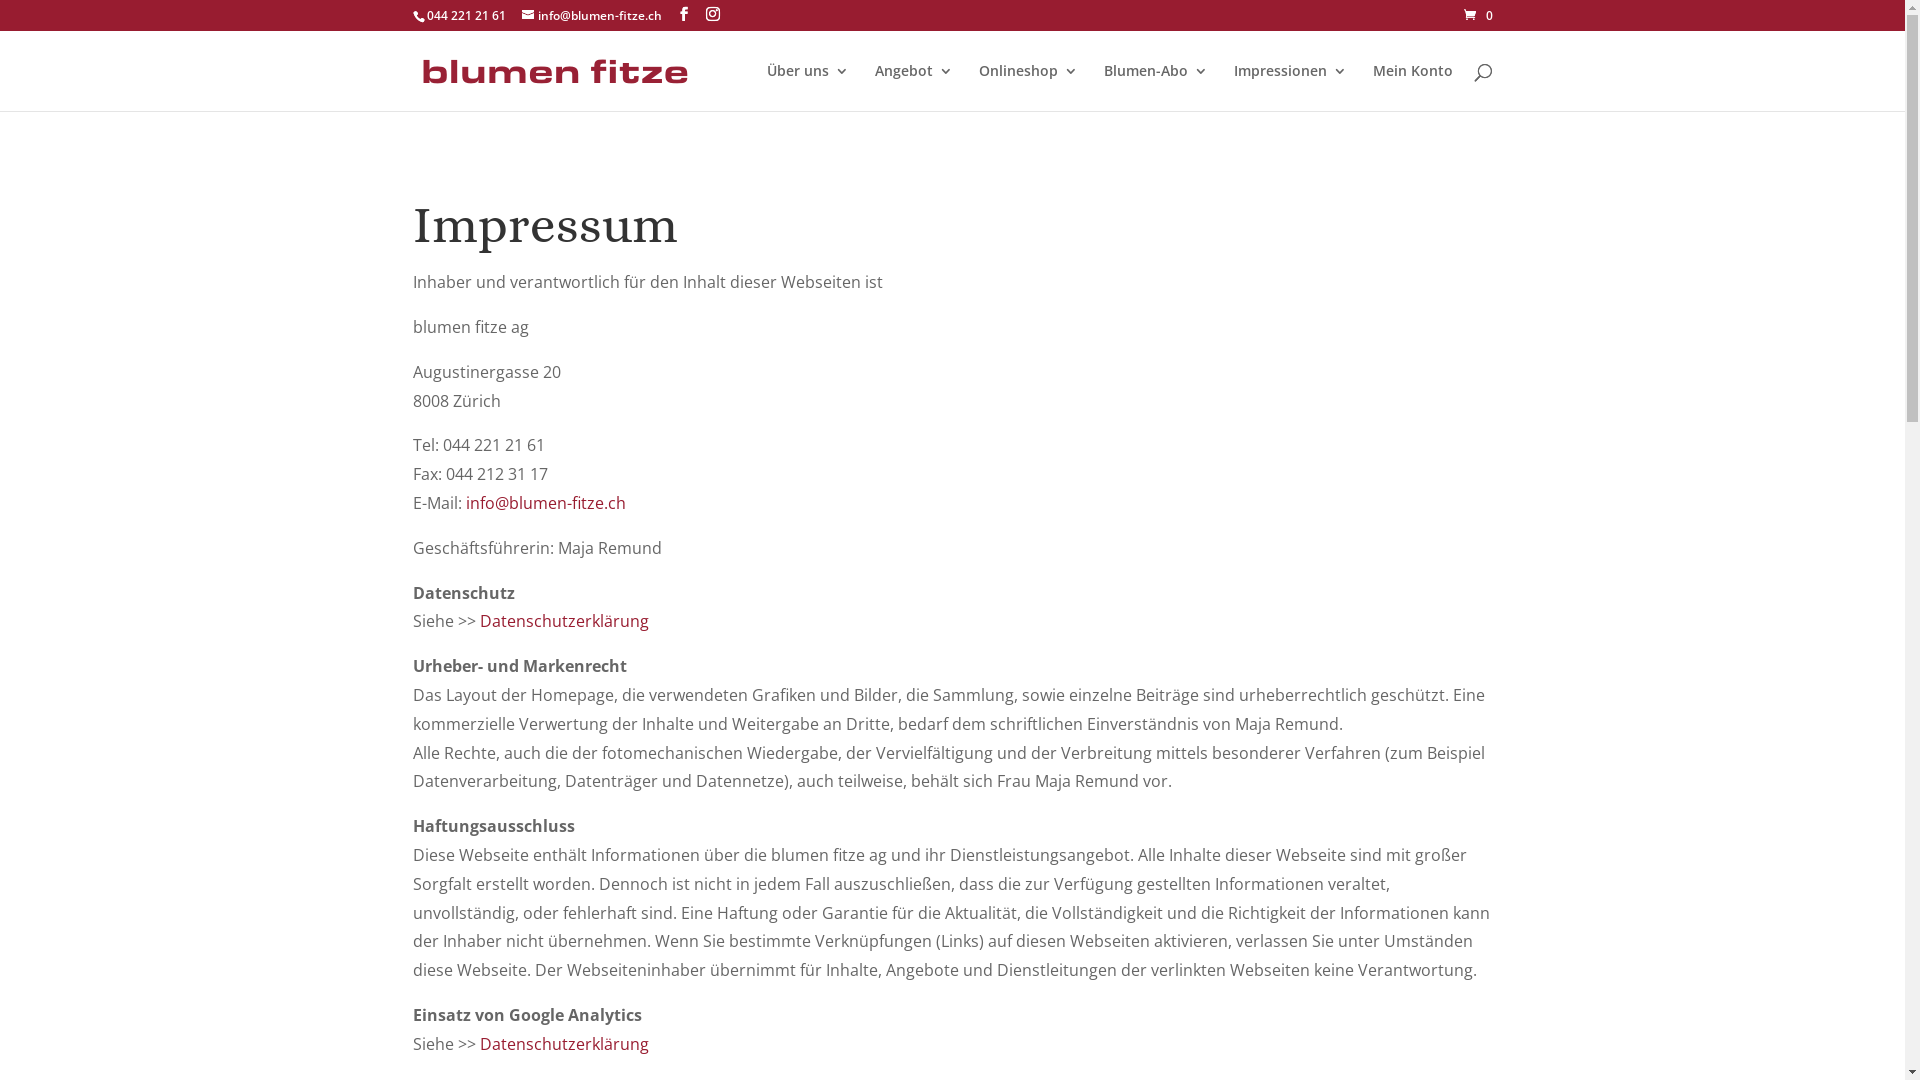  What do you see at coordinates (1156, 86) in the screenshot?
I see `'Blumen-Abo'` at bounding box center [1156, 86].